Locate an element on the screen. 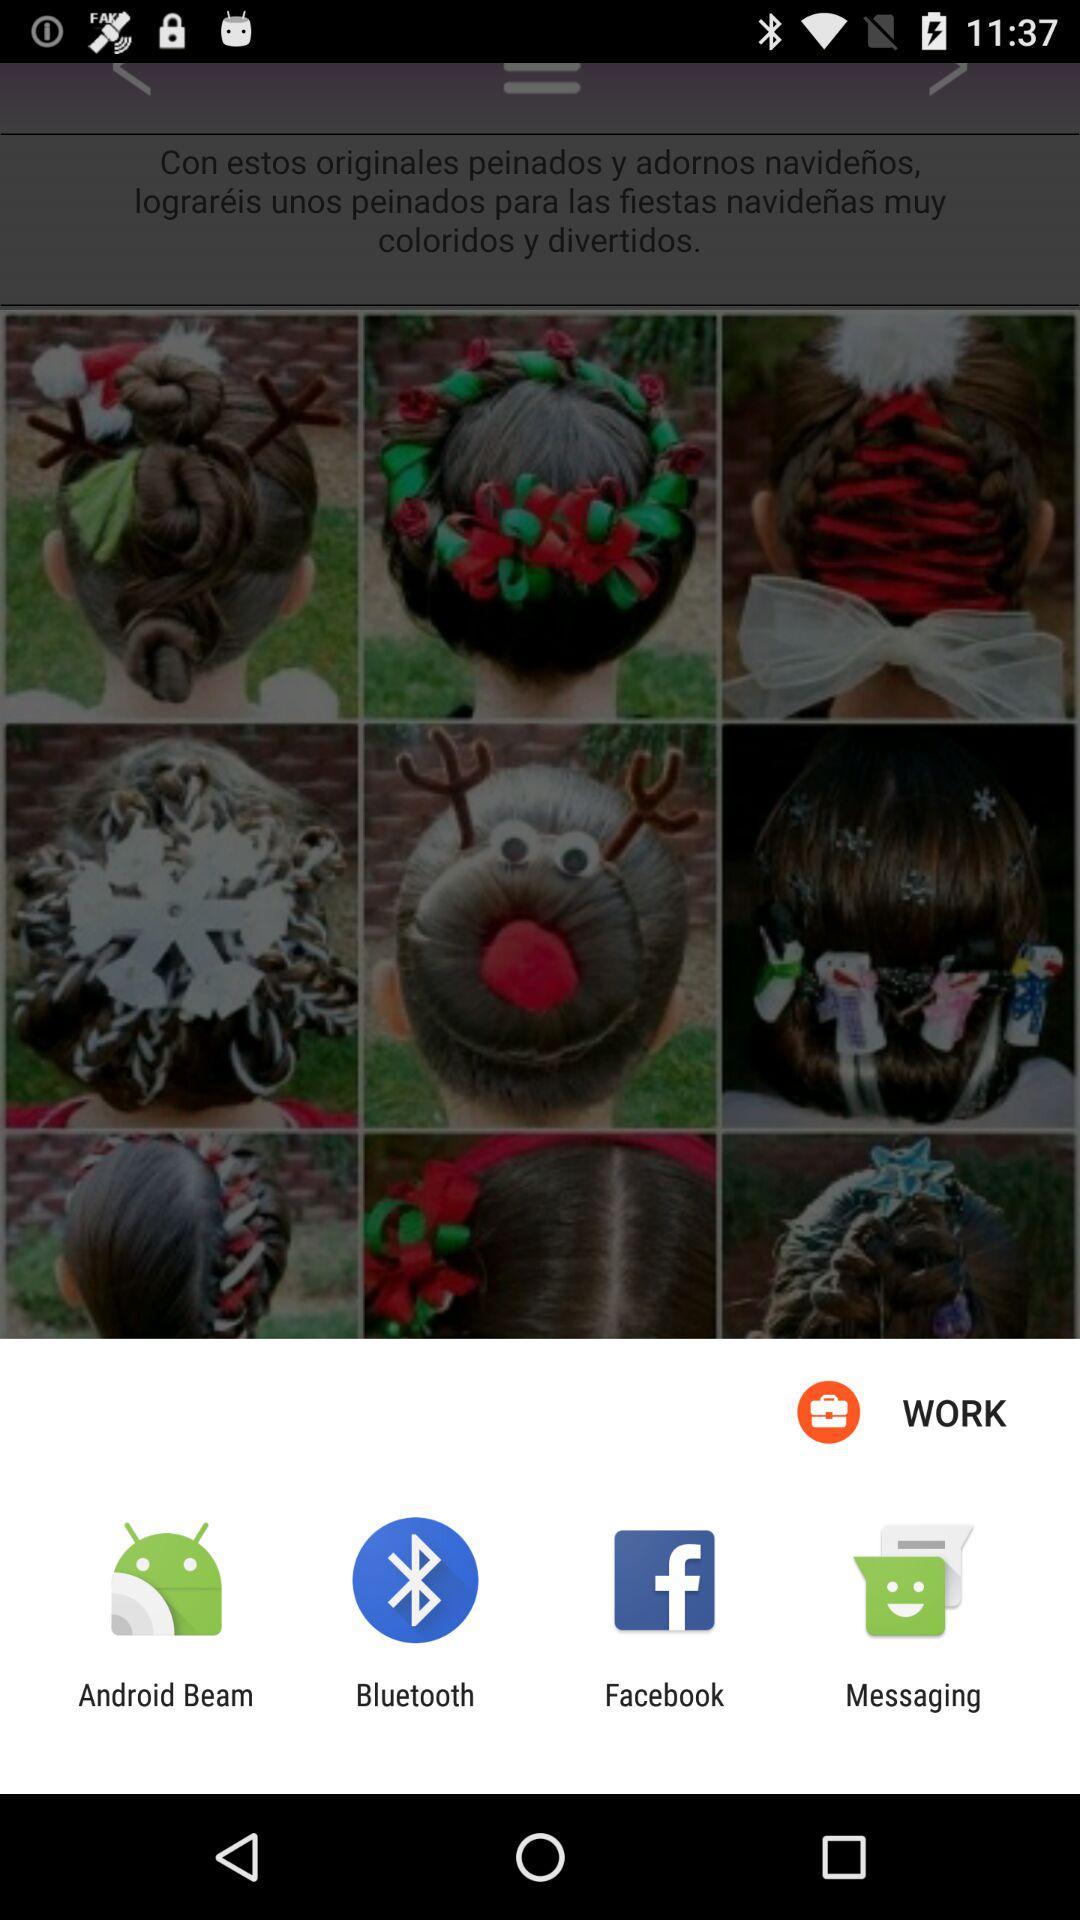  facebook is located at coordinates (664, 1711).